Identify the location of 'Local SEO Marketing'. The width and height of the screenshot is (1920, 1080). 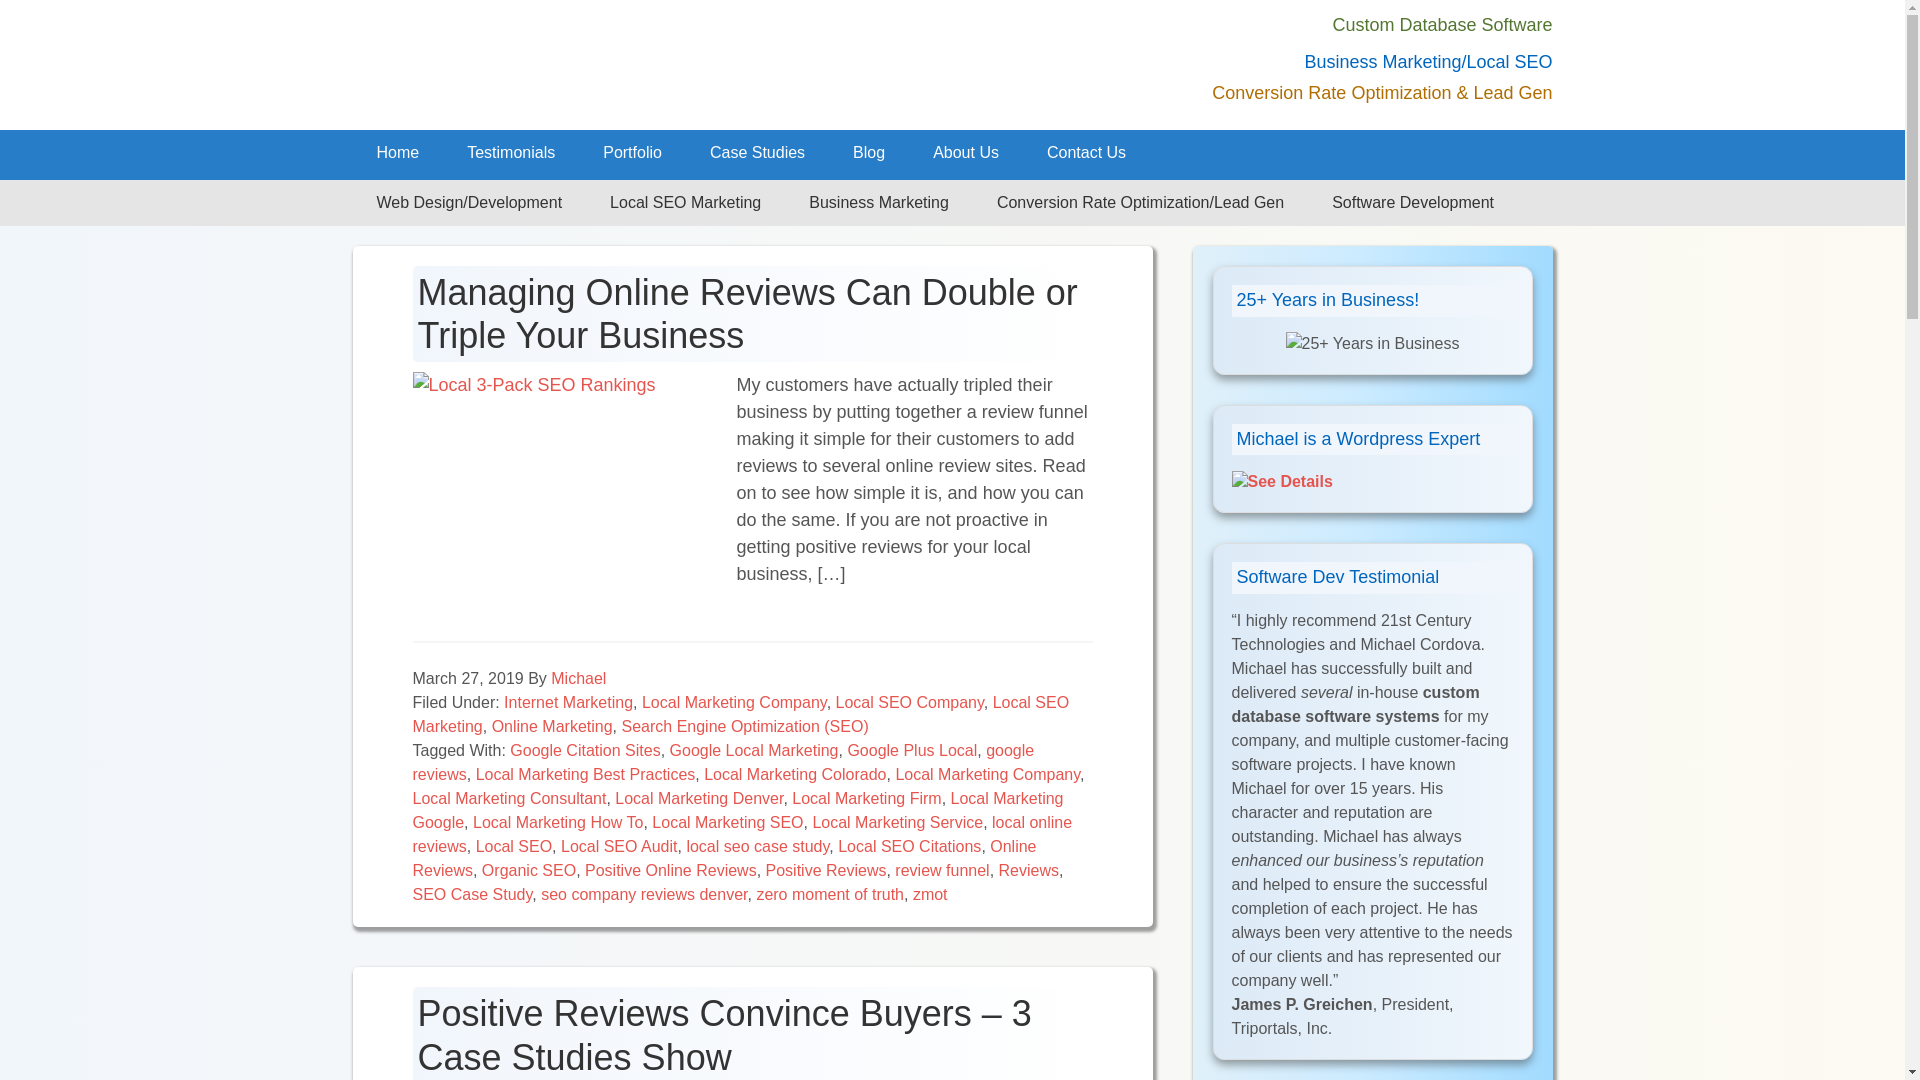
(685, 203).